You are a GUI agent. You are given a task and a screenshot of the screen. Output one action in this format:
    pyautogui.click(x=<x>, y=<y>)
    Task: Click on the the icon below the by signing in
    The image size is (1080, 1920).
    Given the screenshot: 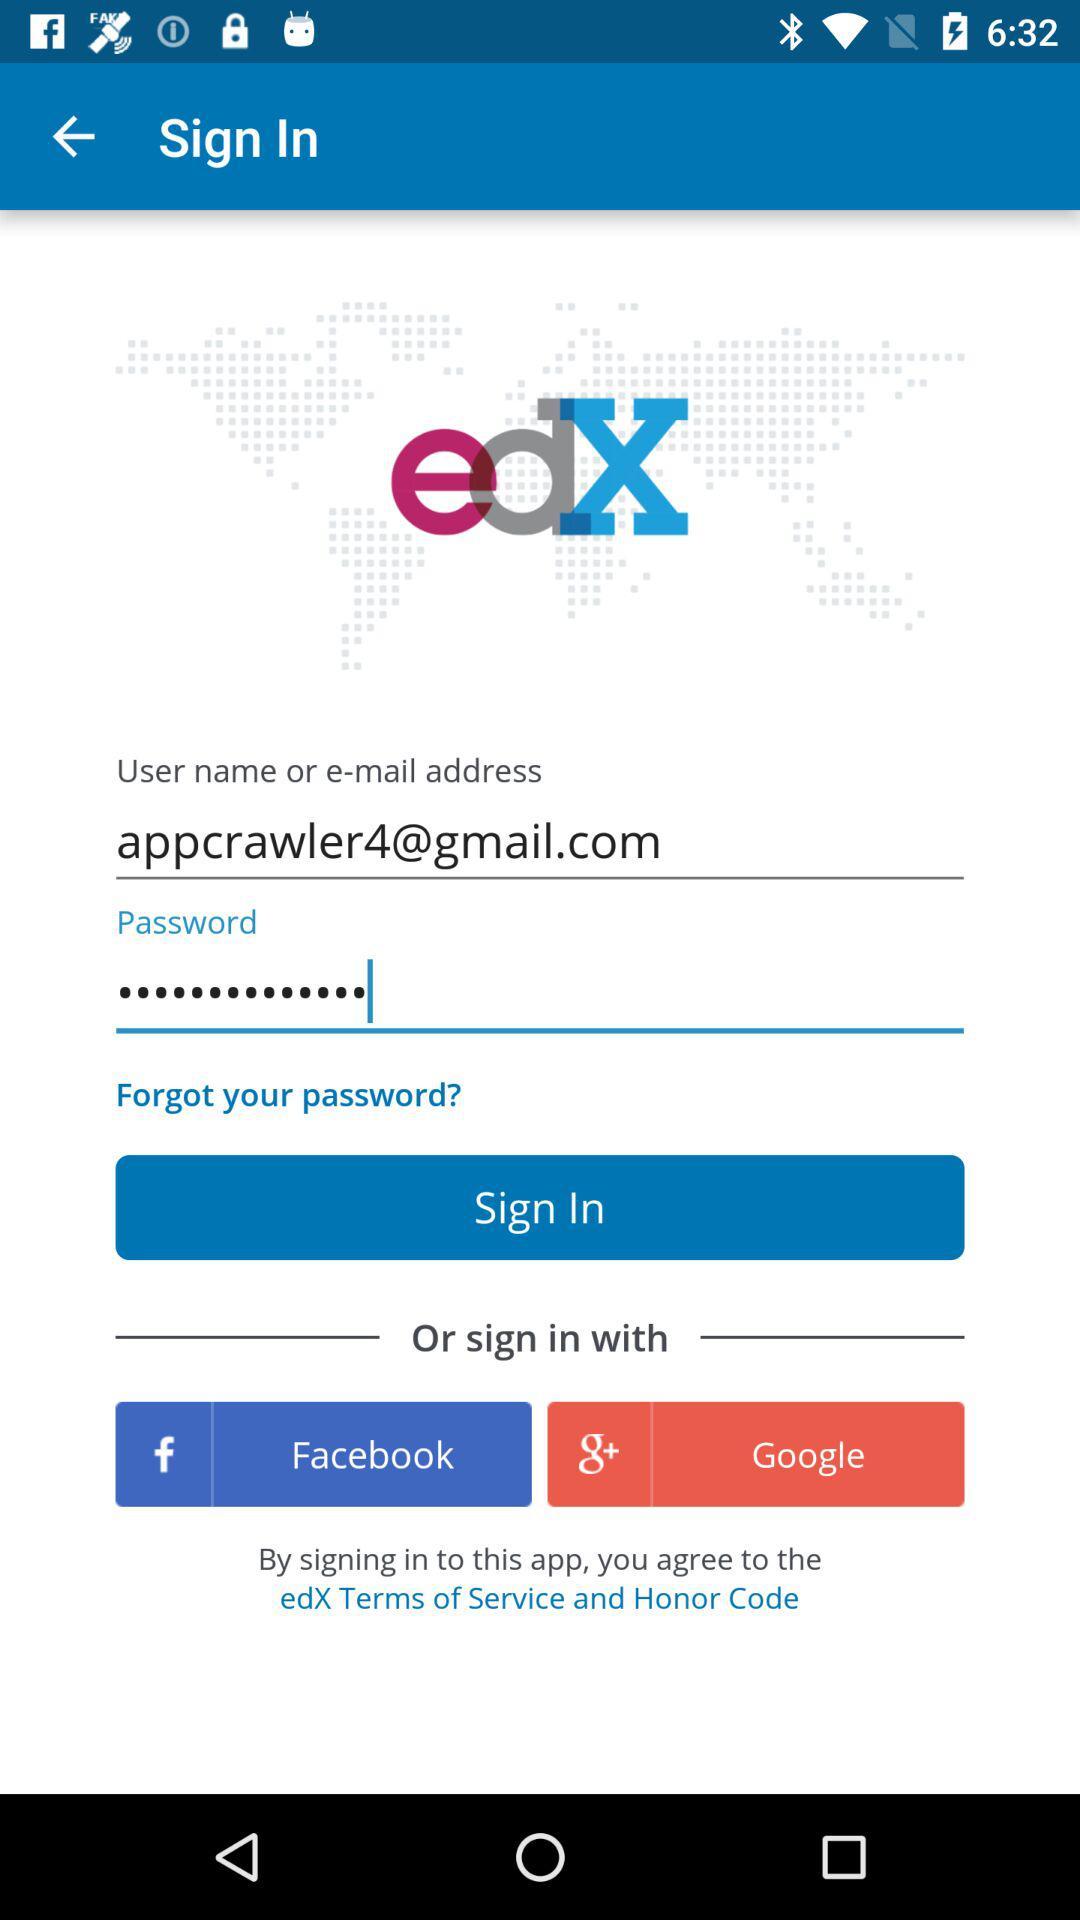 What is the action you would take?
    pyautogui.click(x=538, y=1596)
    